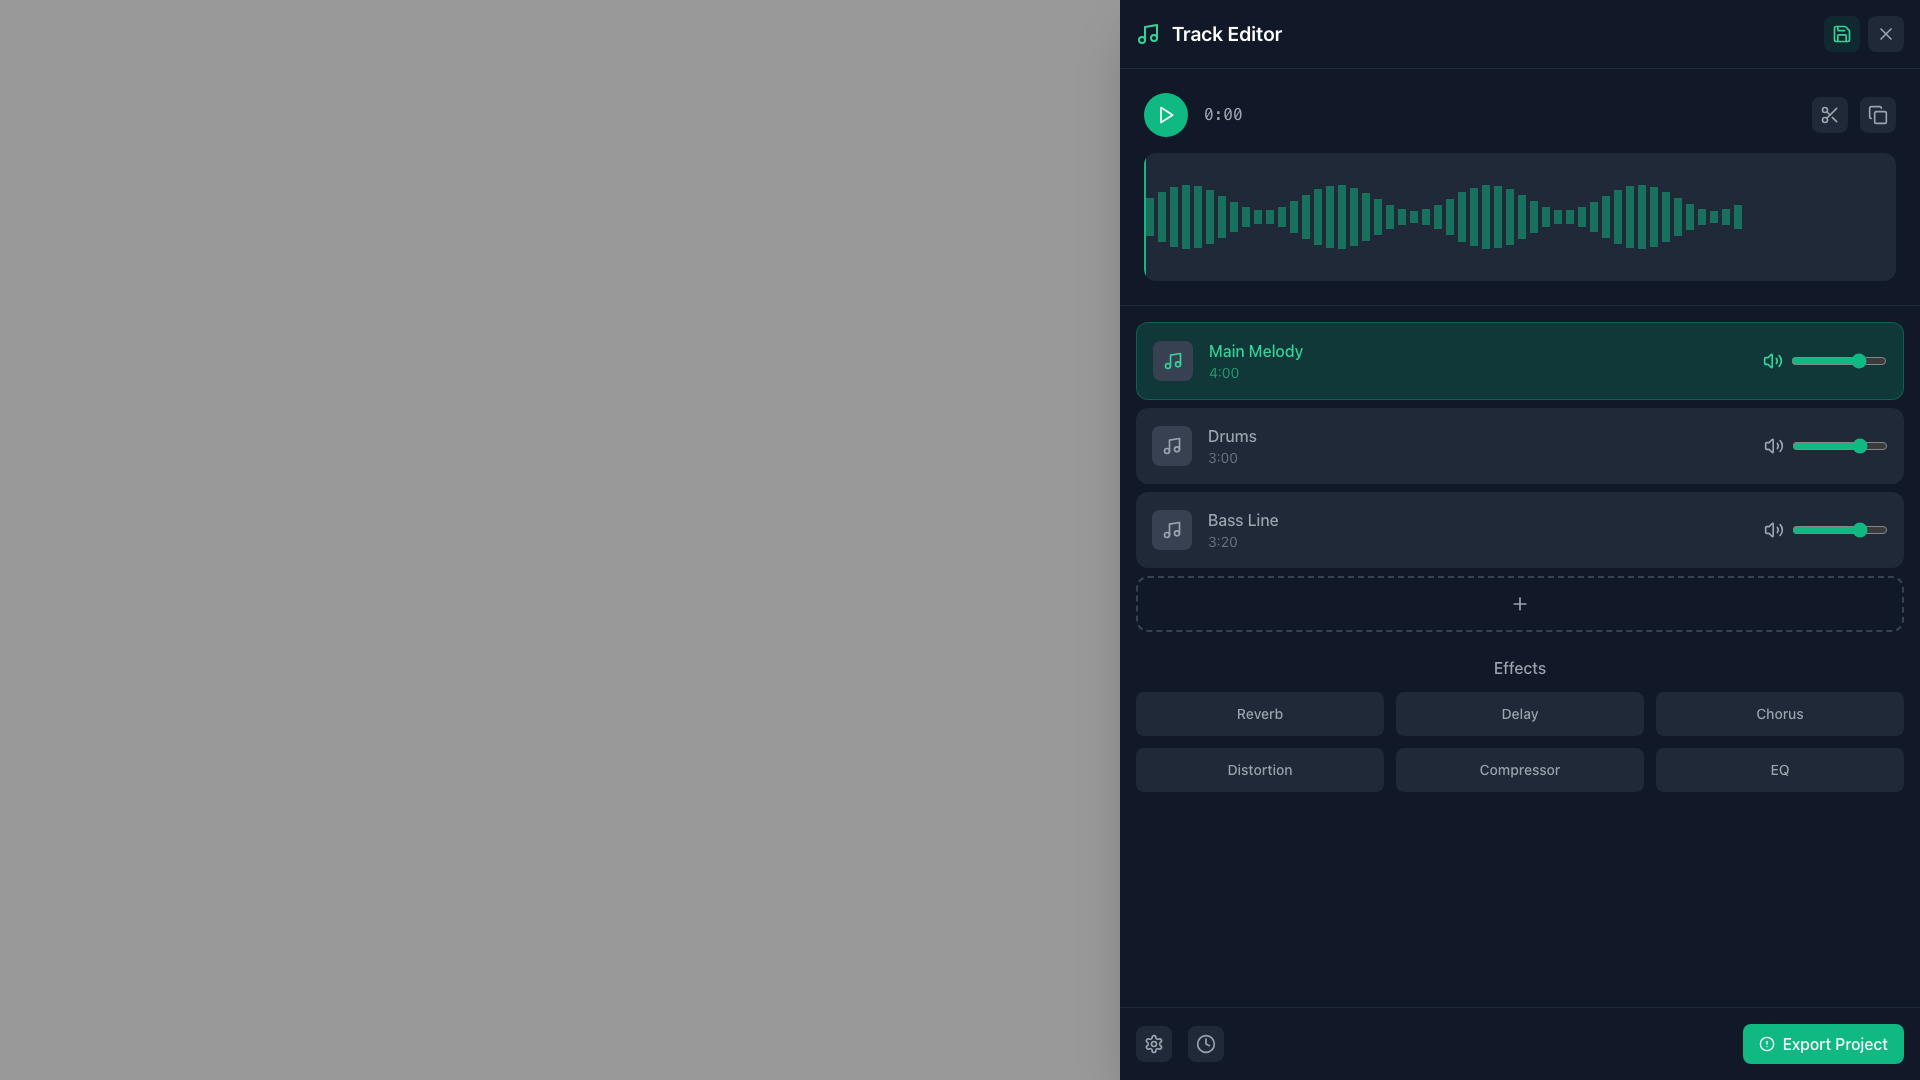  What do you see at coordinates (1641, 216) in the screenshot?
I see `the 42nd vertical green bar in the waveform display to focus on the corresponding audio segment` at bounding box center [1641, 216].